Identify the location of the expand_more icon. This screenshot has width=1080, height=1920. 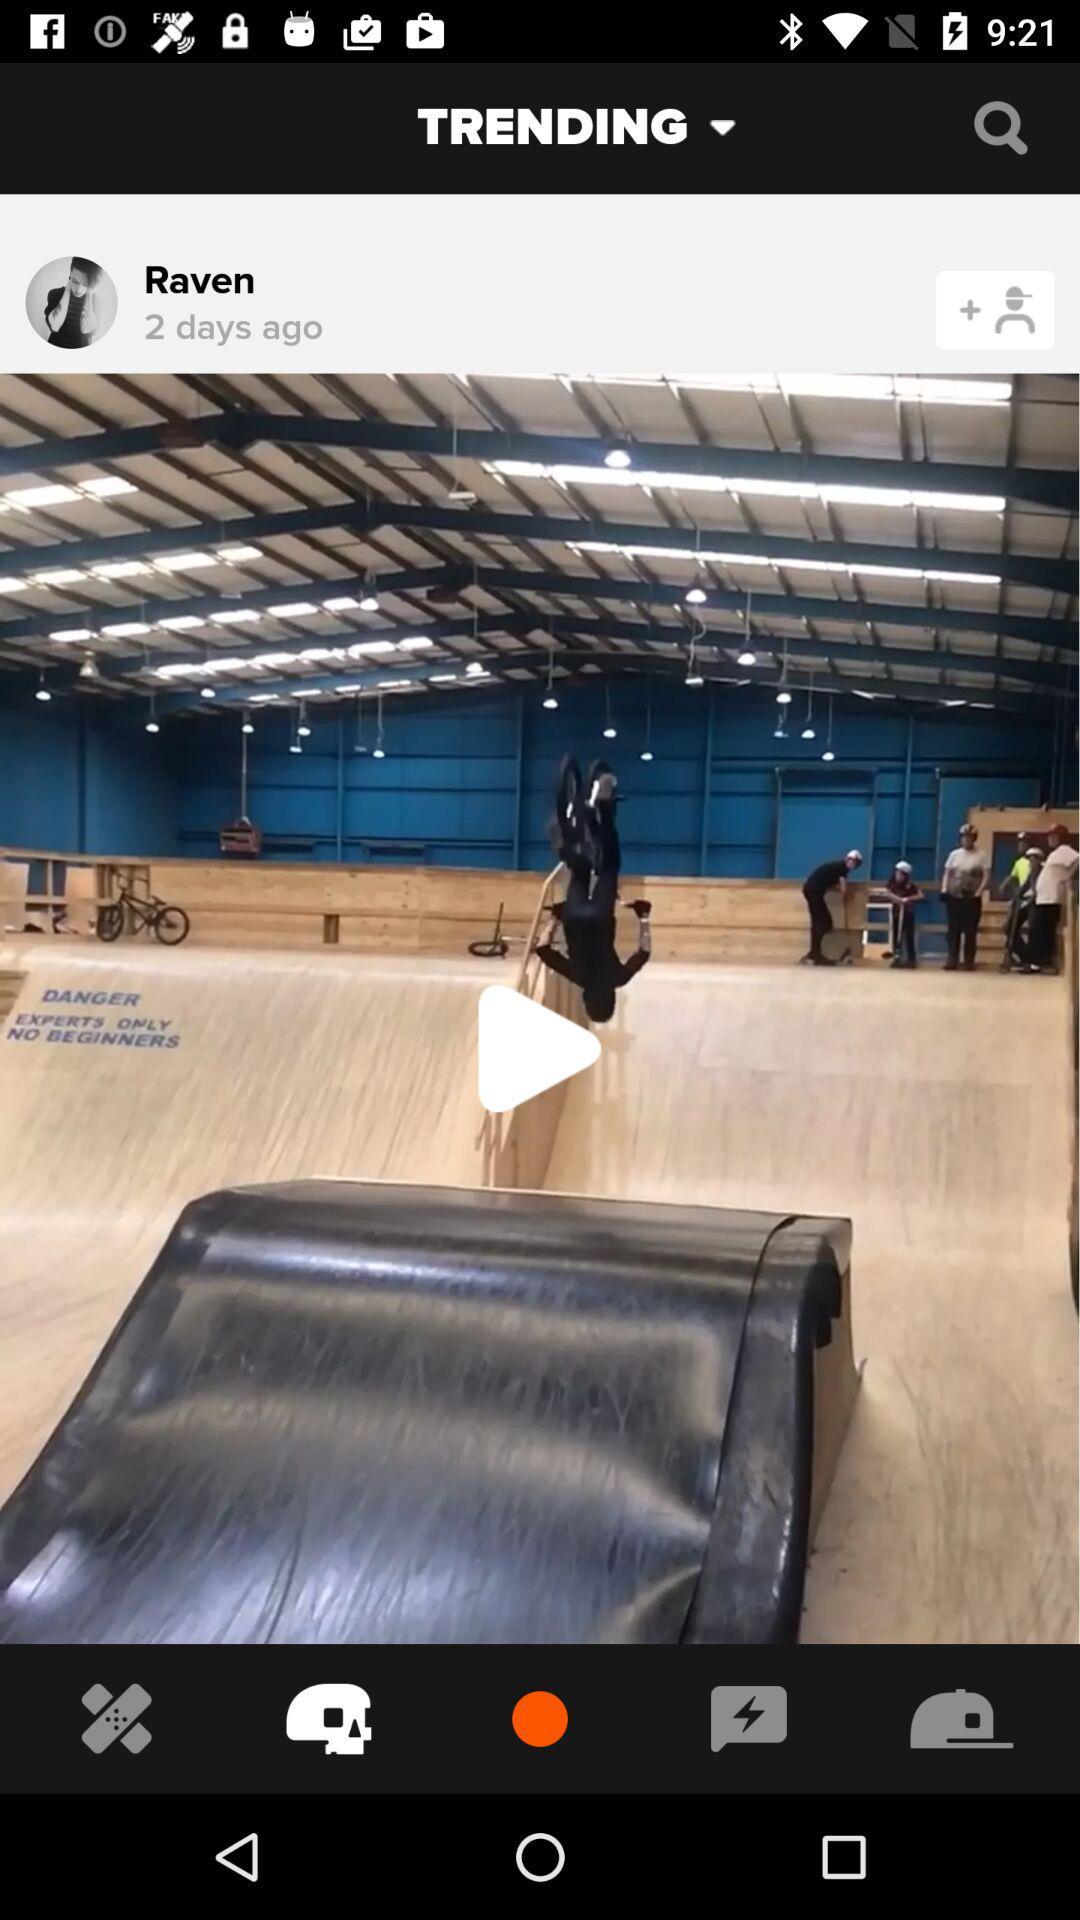
(738, 126).